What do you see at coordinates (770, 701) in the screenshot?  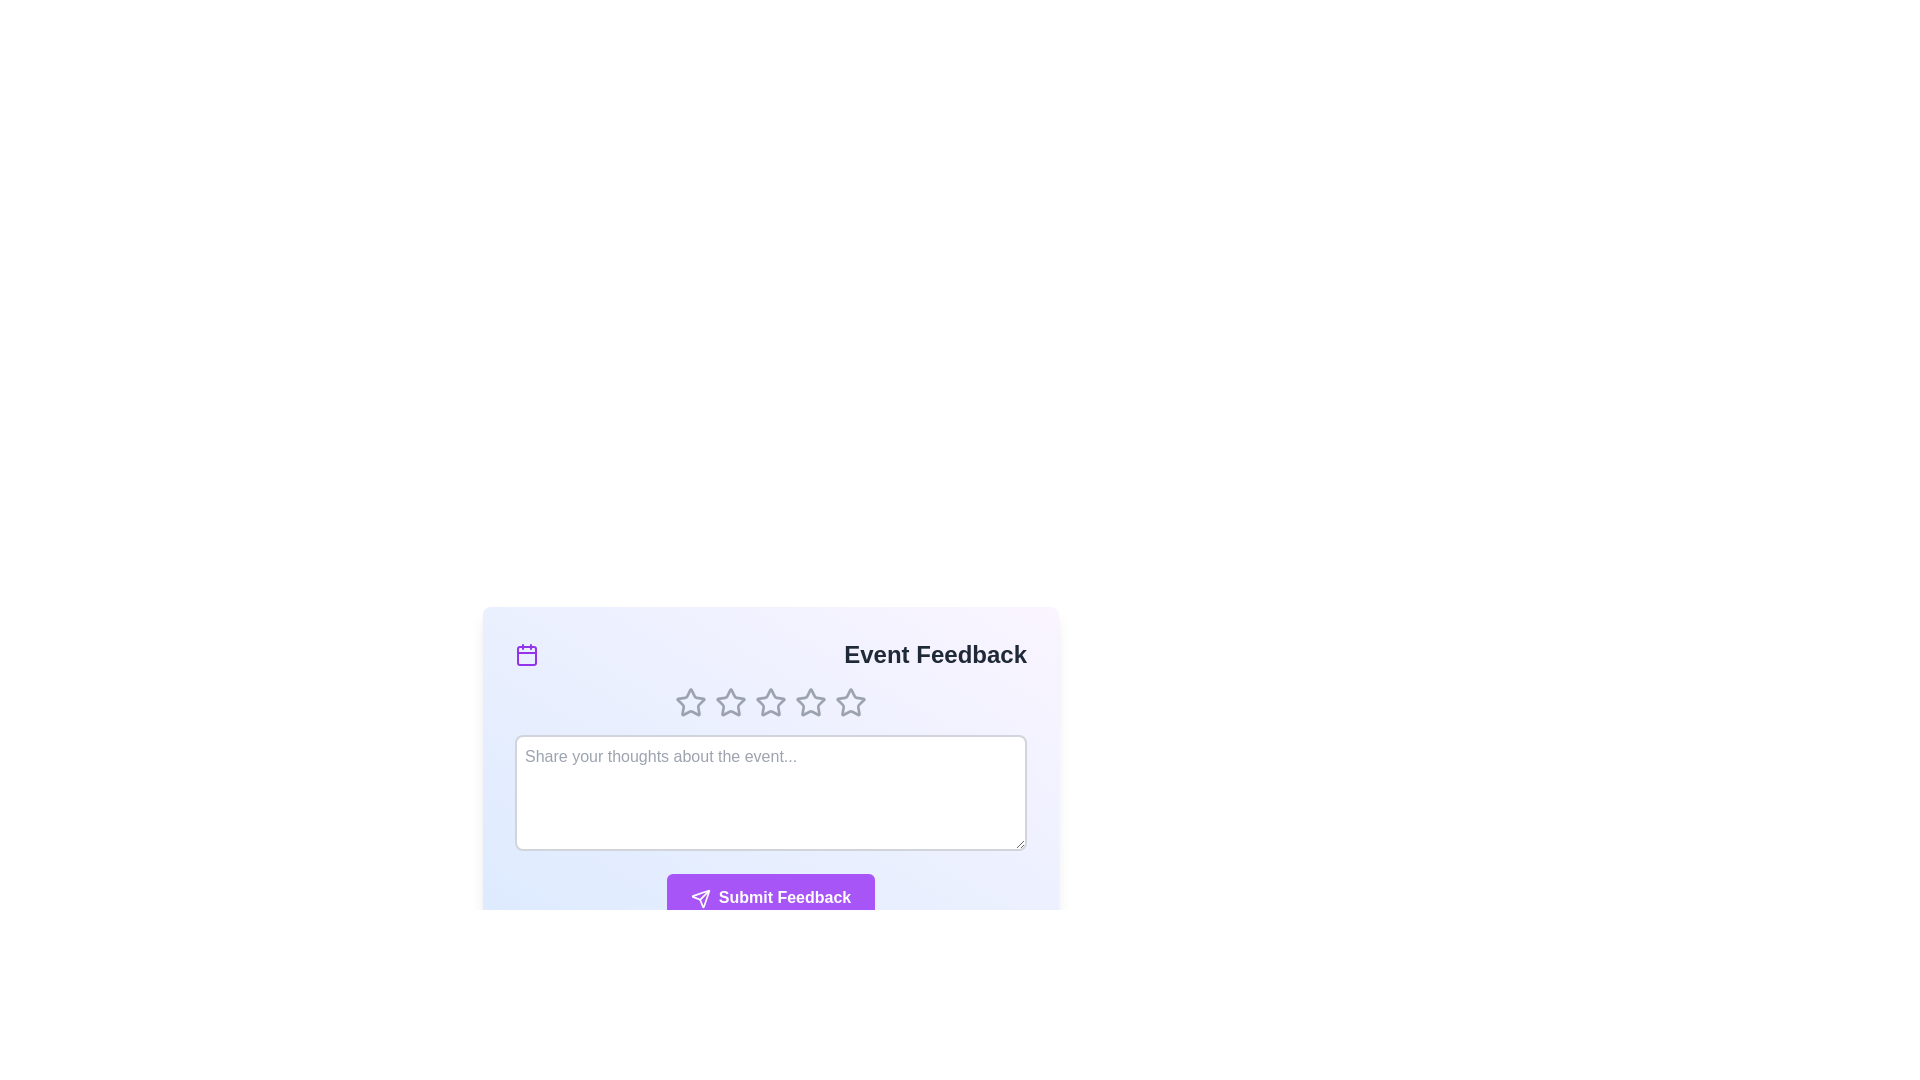 I see `the third hollow star icon in the rating row` at bounding box center [770, 701].